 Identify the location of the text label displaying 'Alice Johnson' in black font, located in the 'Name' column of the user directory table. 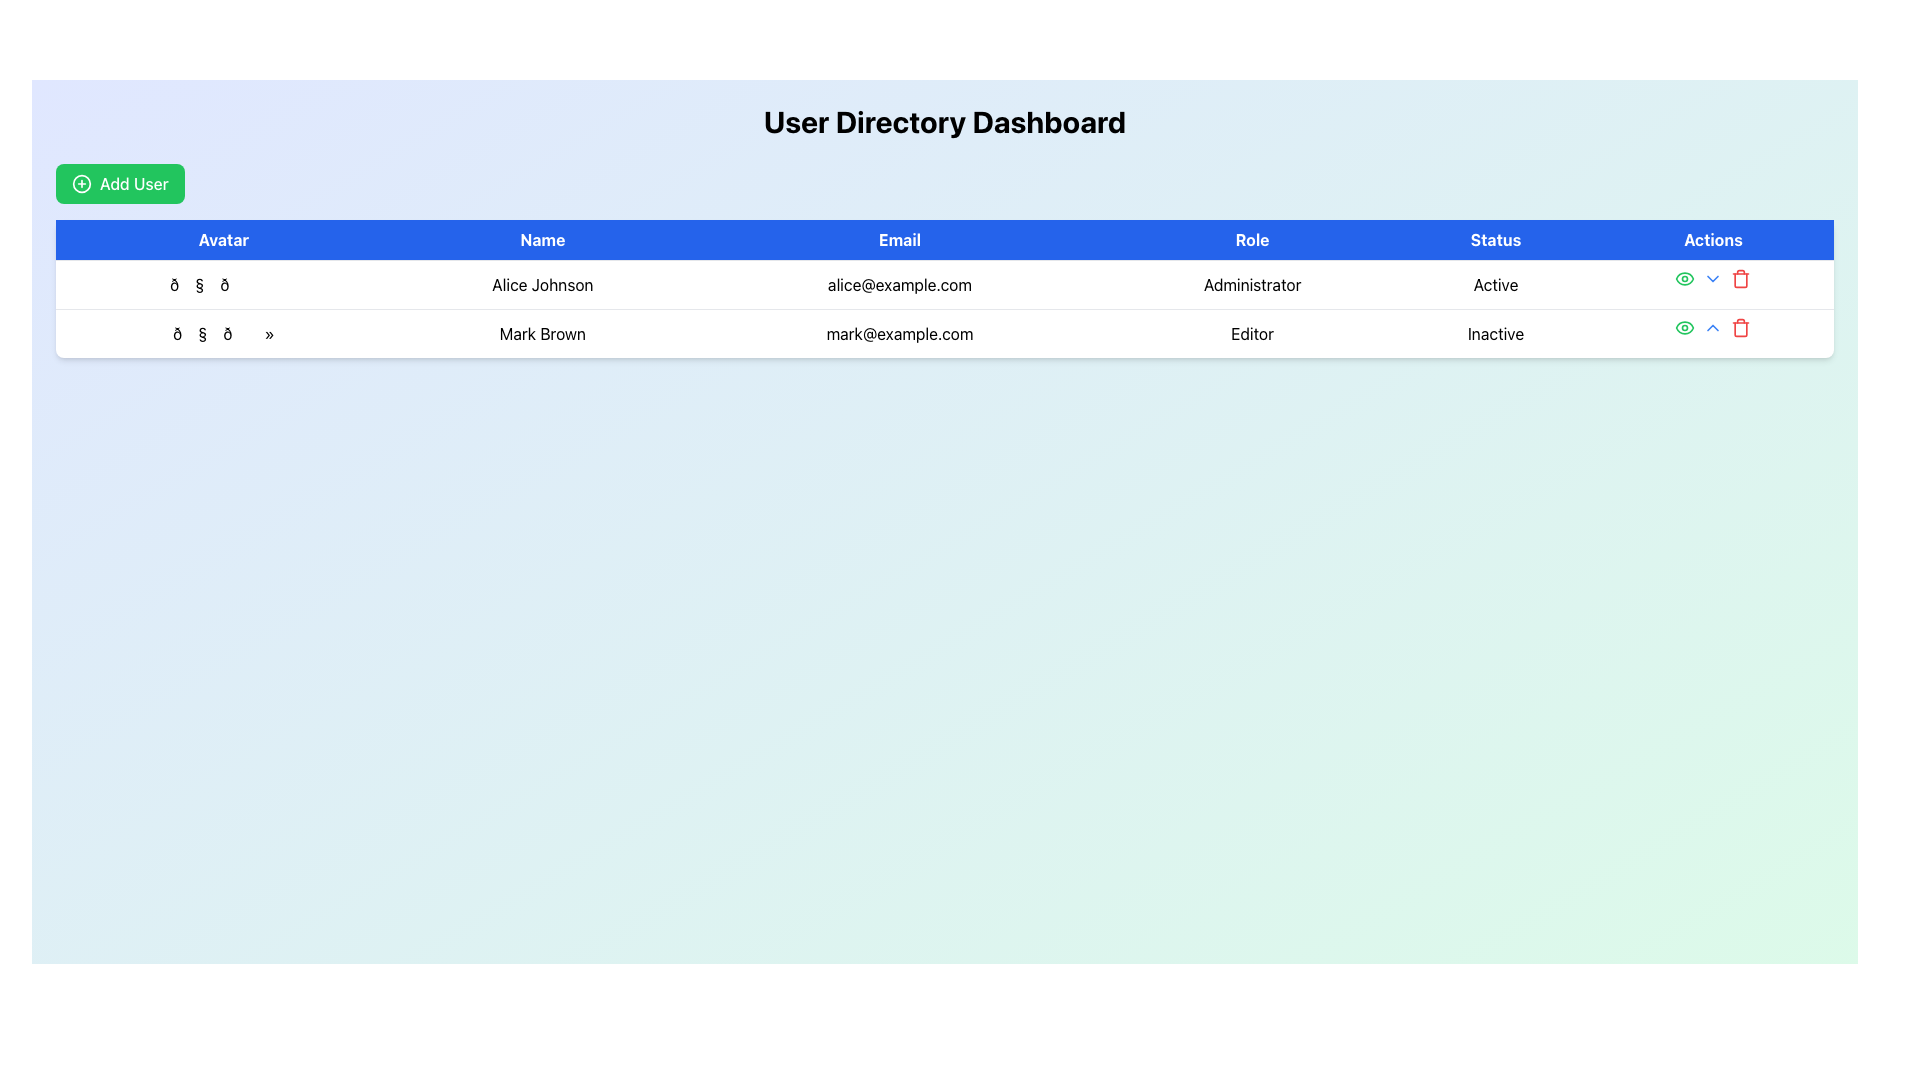
(542, 285).